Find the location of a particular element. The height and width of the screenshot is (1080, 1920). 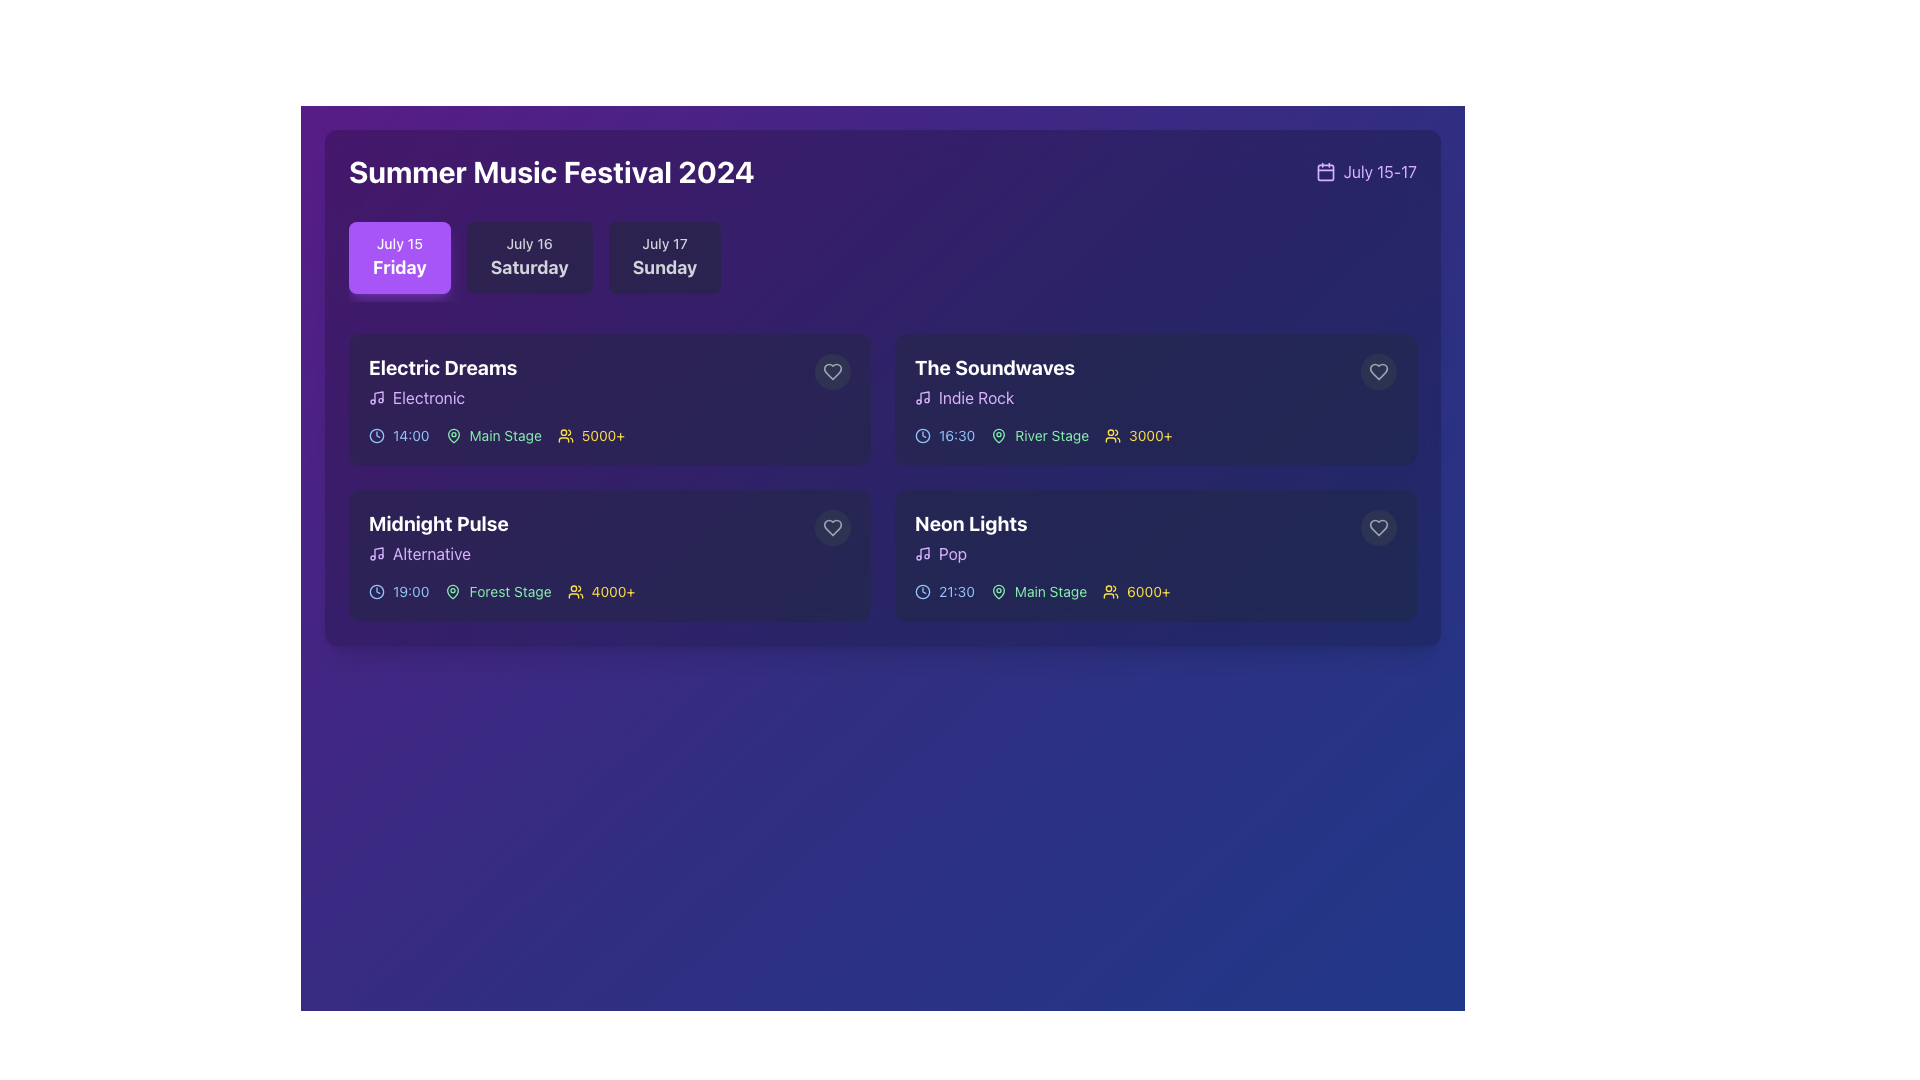

the user icon representing attendance count in the card labeled 'The Soundwaves', which is colored yellow and located to the left of the text '3000+' is located at coordinates (1112, 434).